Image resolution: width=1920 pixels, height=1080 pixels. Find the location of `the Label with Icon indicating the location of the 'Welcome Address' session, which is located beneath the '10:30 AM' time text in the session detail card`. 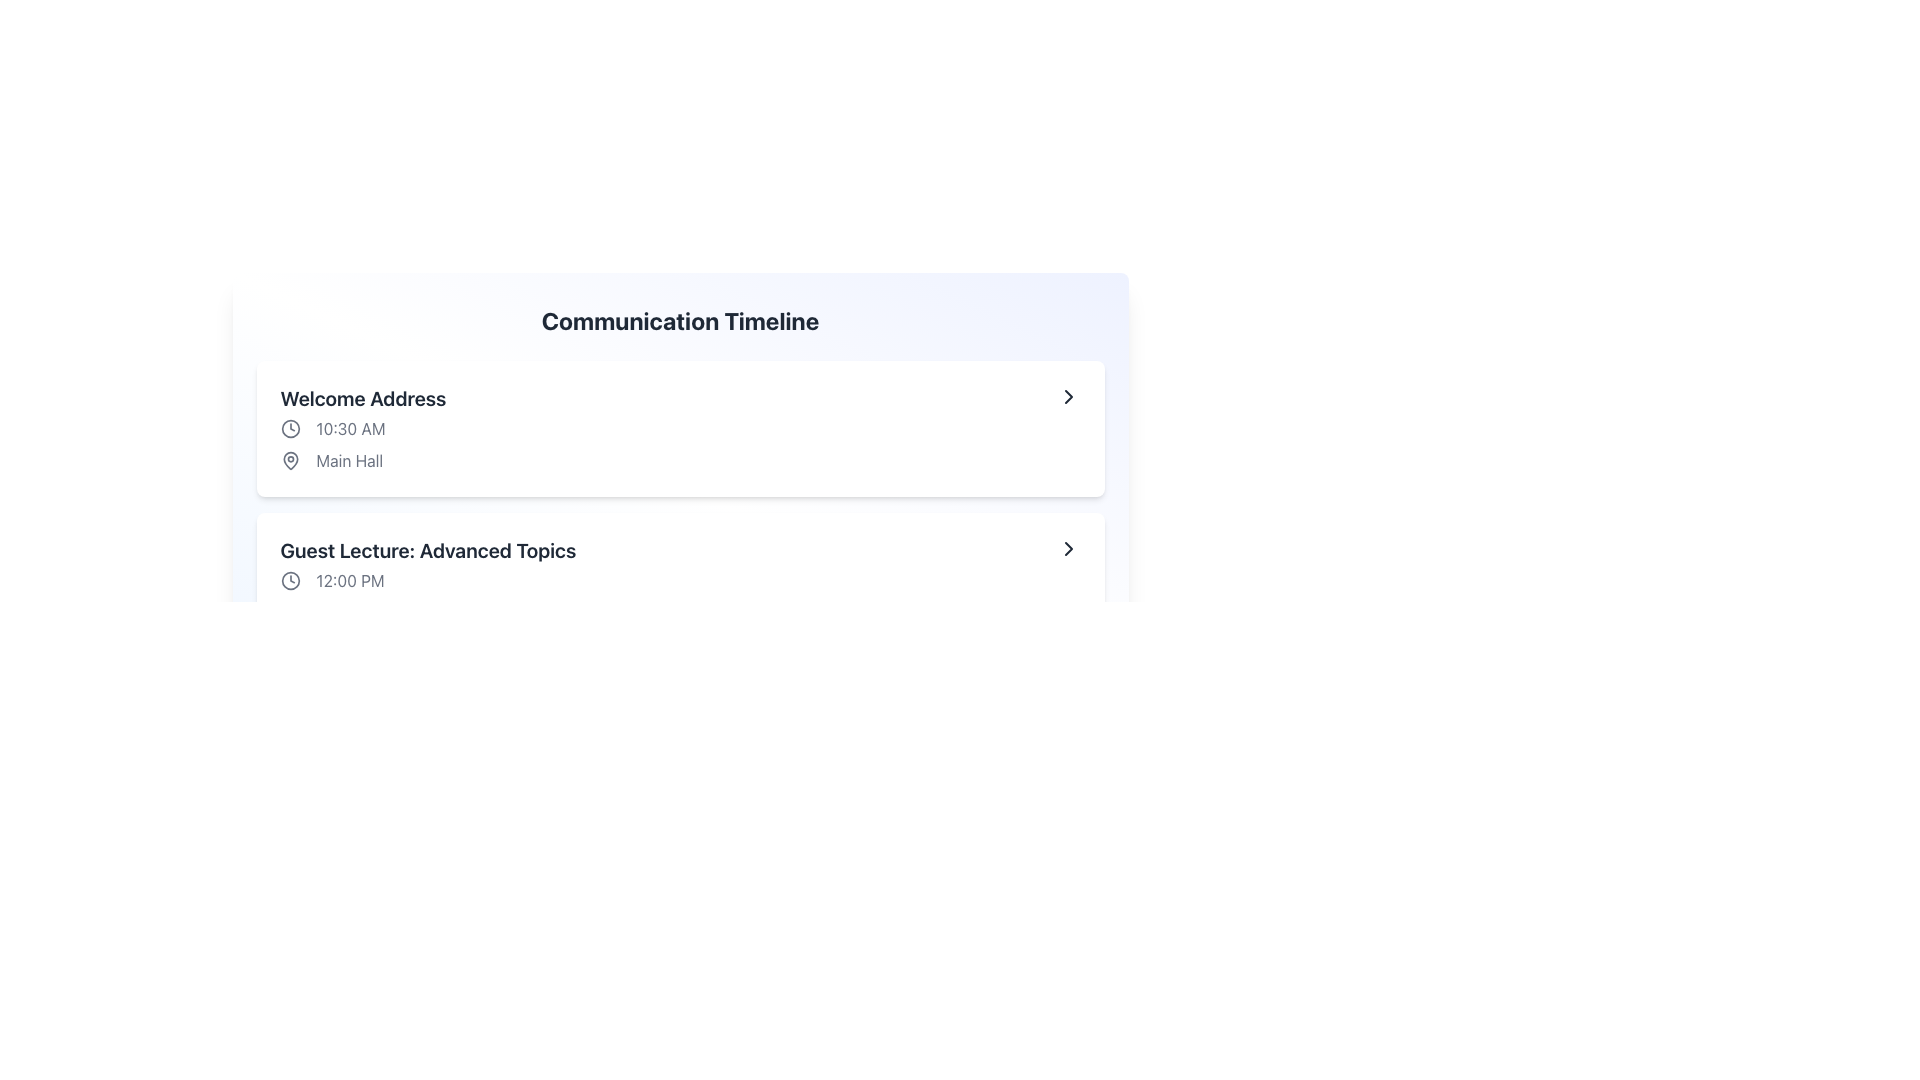

the Label with Icon indicating the location of the 'Welcome Address' session, which is located beneath the '10:30 AM' time text in the session detail card is located at coordinates (363, 461).